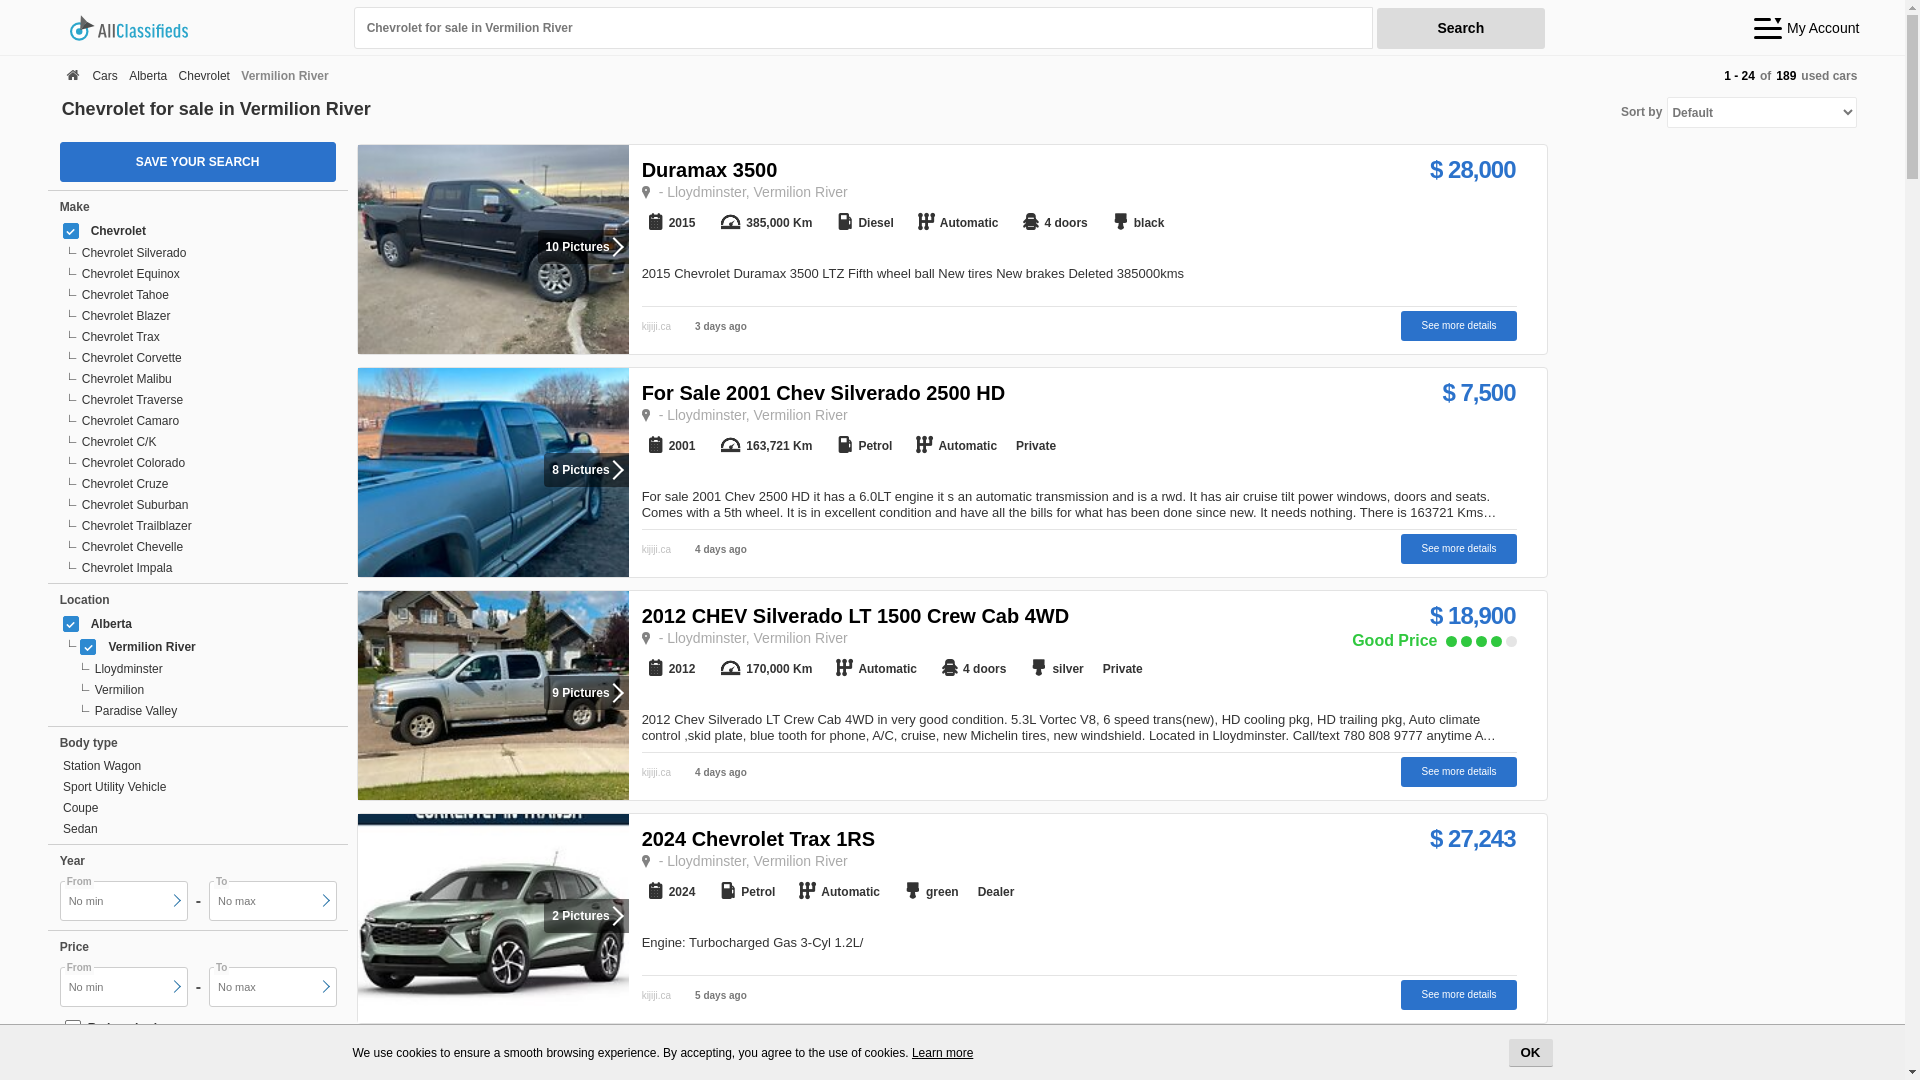 The image size is (1920, 1080). Describe the element at coordinates (202, 525) in the screenshot. I see `'Chevrolet Trailblazer'` at that location.